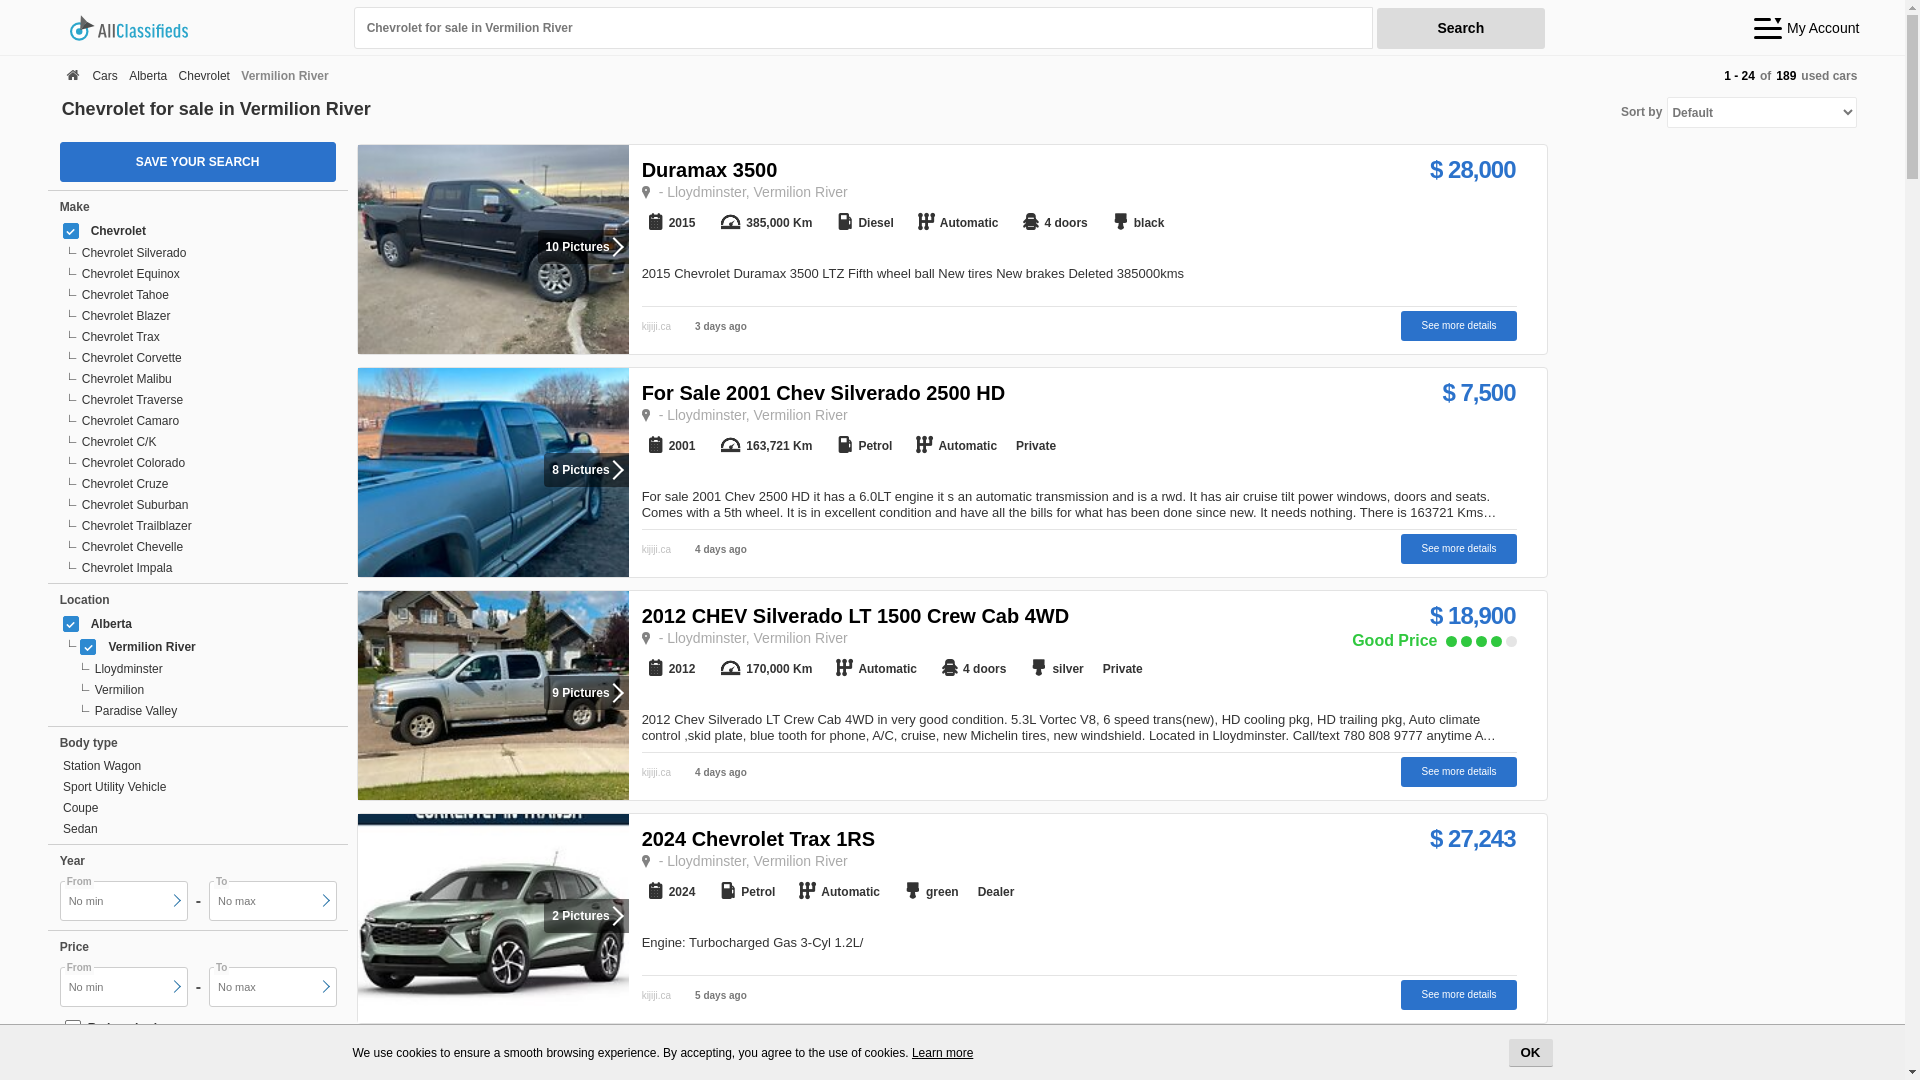 The image size is (1920, 1080). Describe the element at coordinates (202, 525) in the screenshot. I see `'Chevrolet Trailblazer'` at that location.